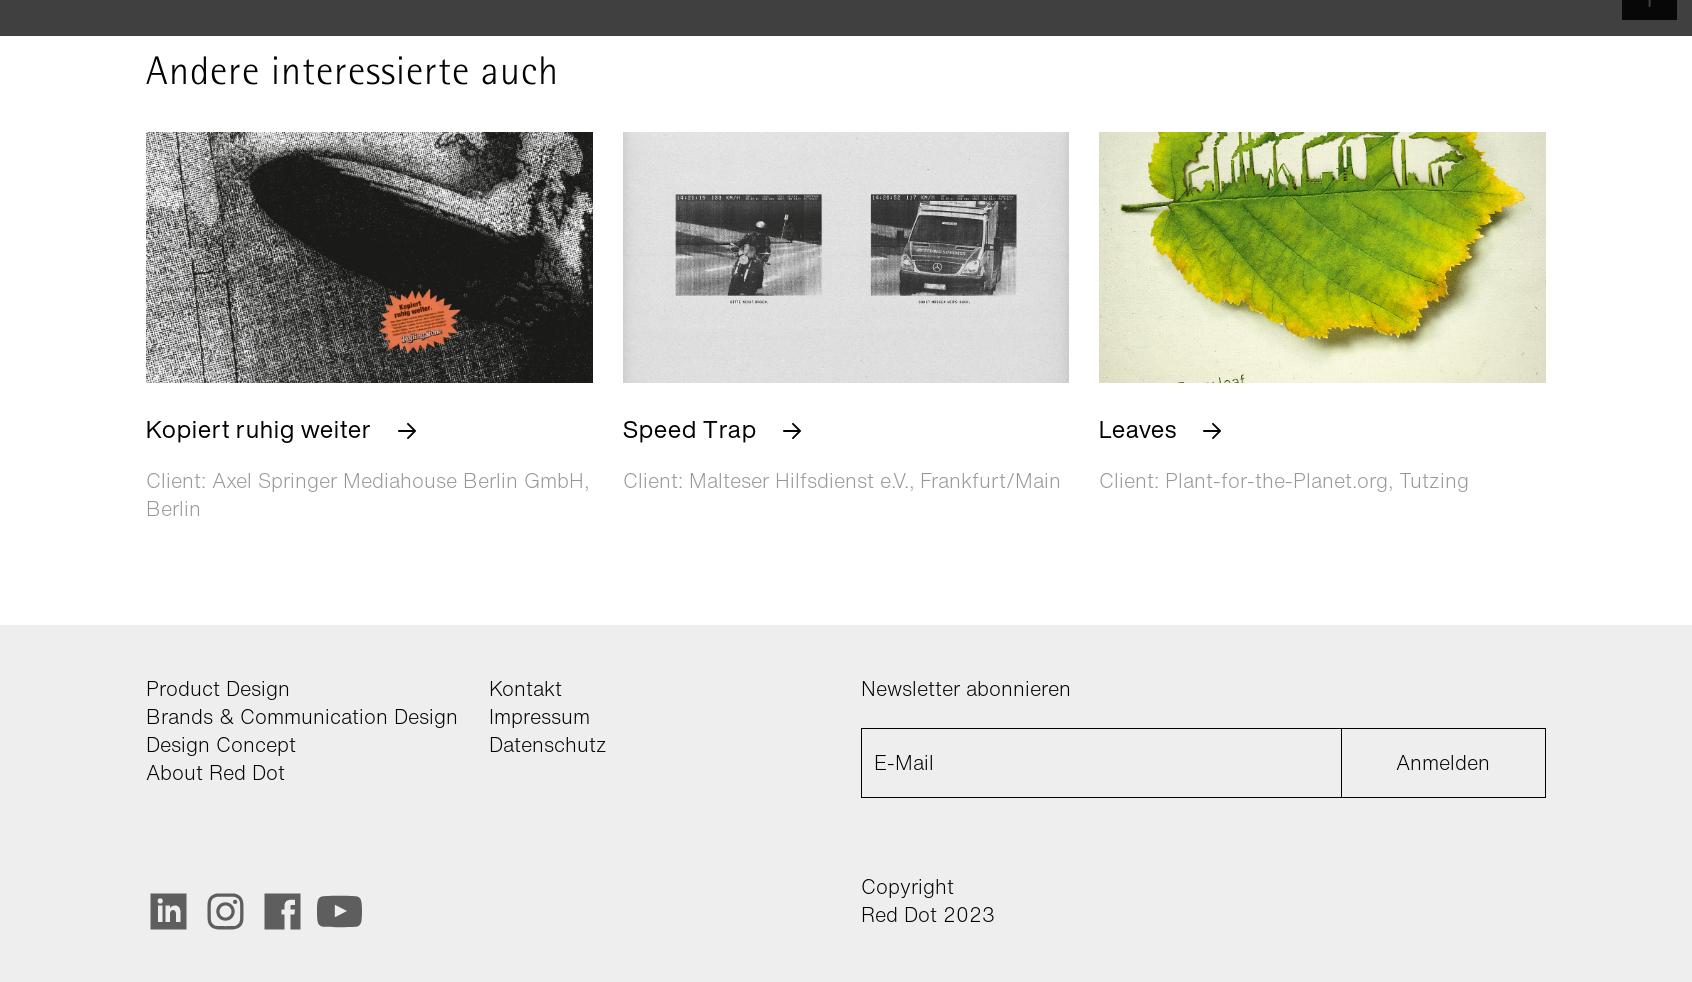 This screenshot has height=982, width=1692. Describe the element at coordinates (145, 492) in the screenshot. I see `'Client: Axel Springer Mediahouse Berlin GmbH, Berlin'` at that location.